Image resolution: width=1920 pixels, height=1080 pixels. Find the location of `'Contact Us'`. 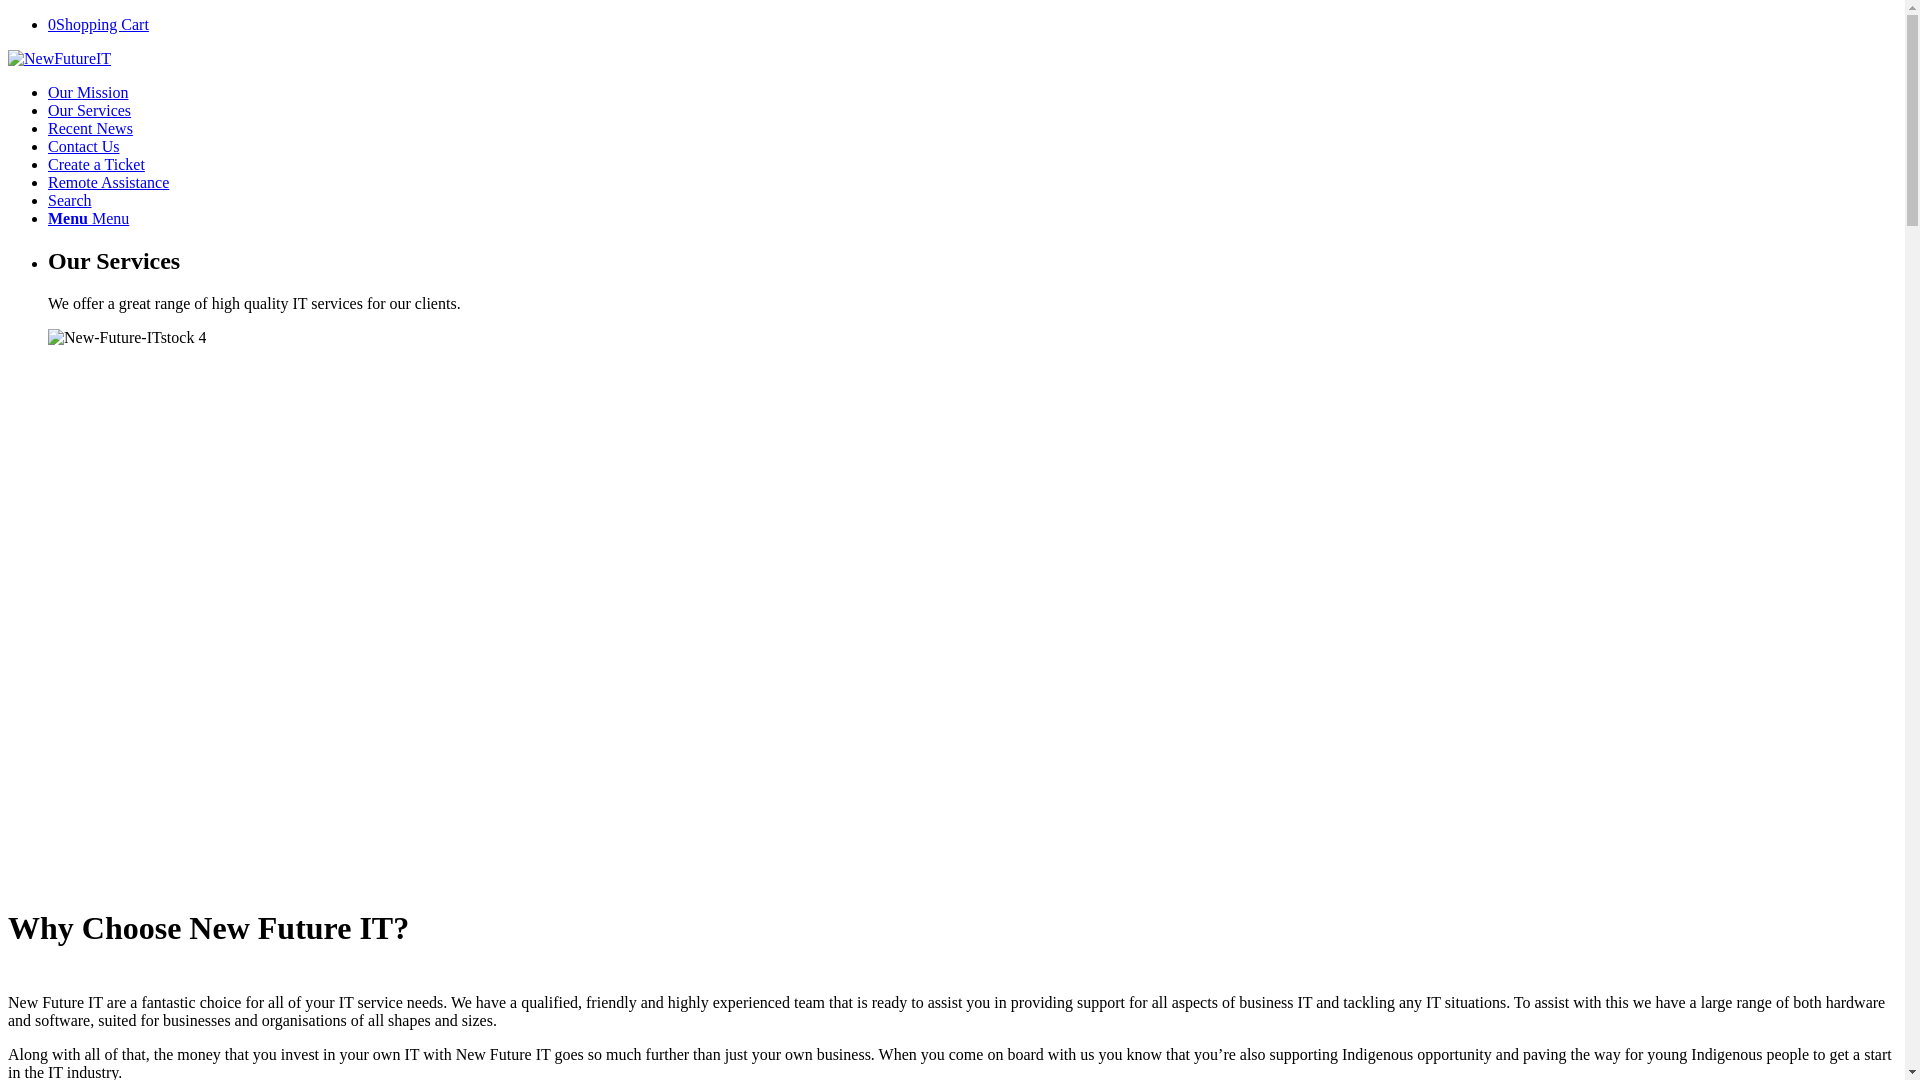

'Contact Us' is located at coordinates (82, 145).